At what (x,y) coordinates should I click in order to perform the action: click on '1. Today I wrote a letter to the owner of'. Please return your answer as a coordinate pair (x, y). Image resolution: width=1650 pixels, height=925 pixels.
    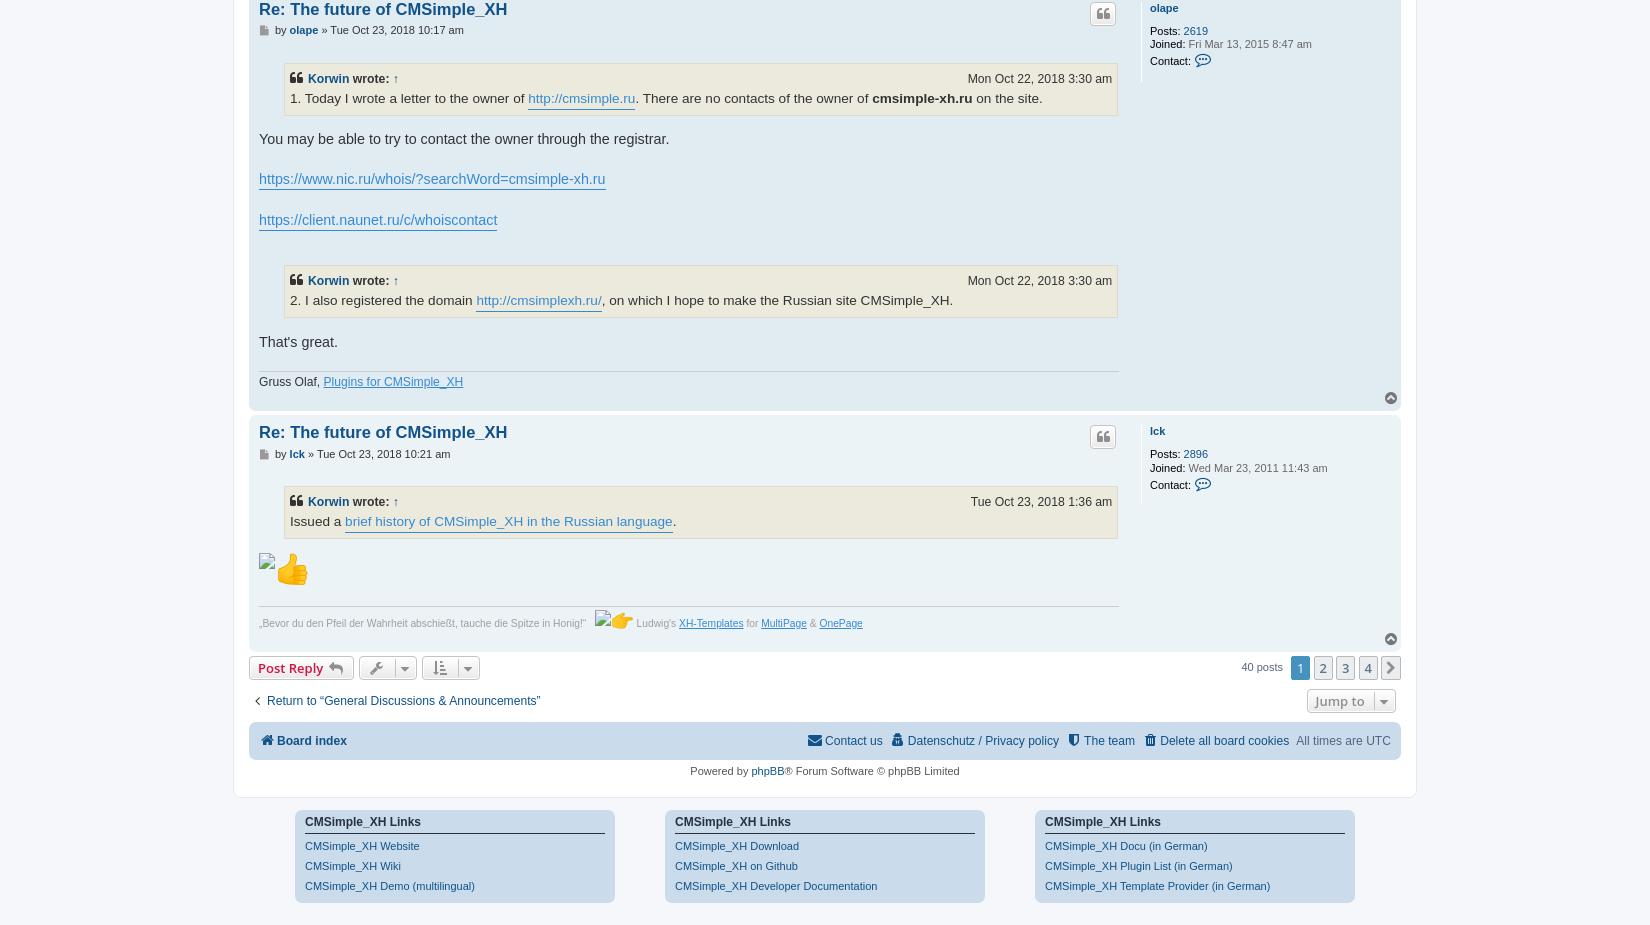
    Looking at the image, I should click on (290, 96).